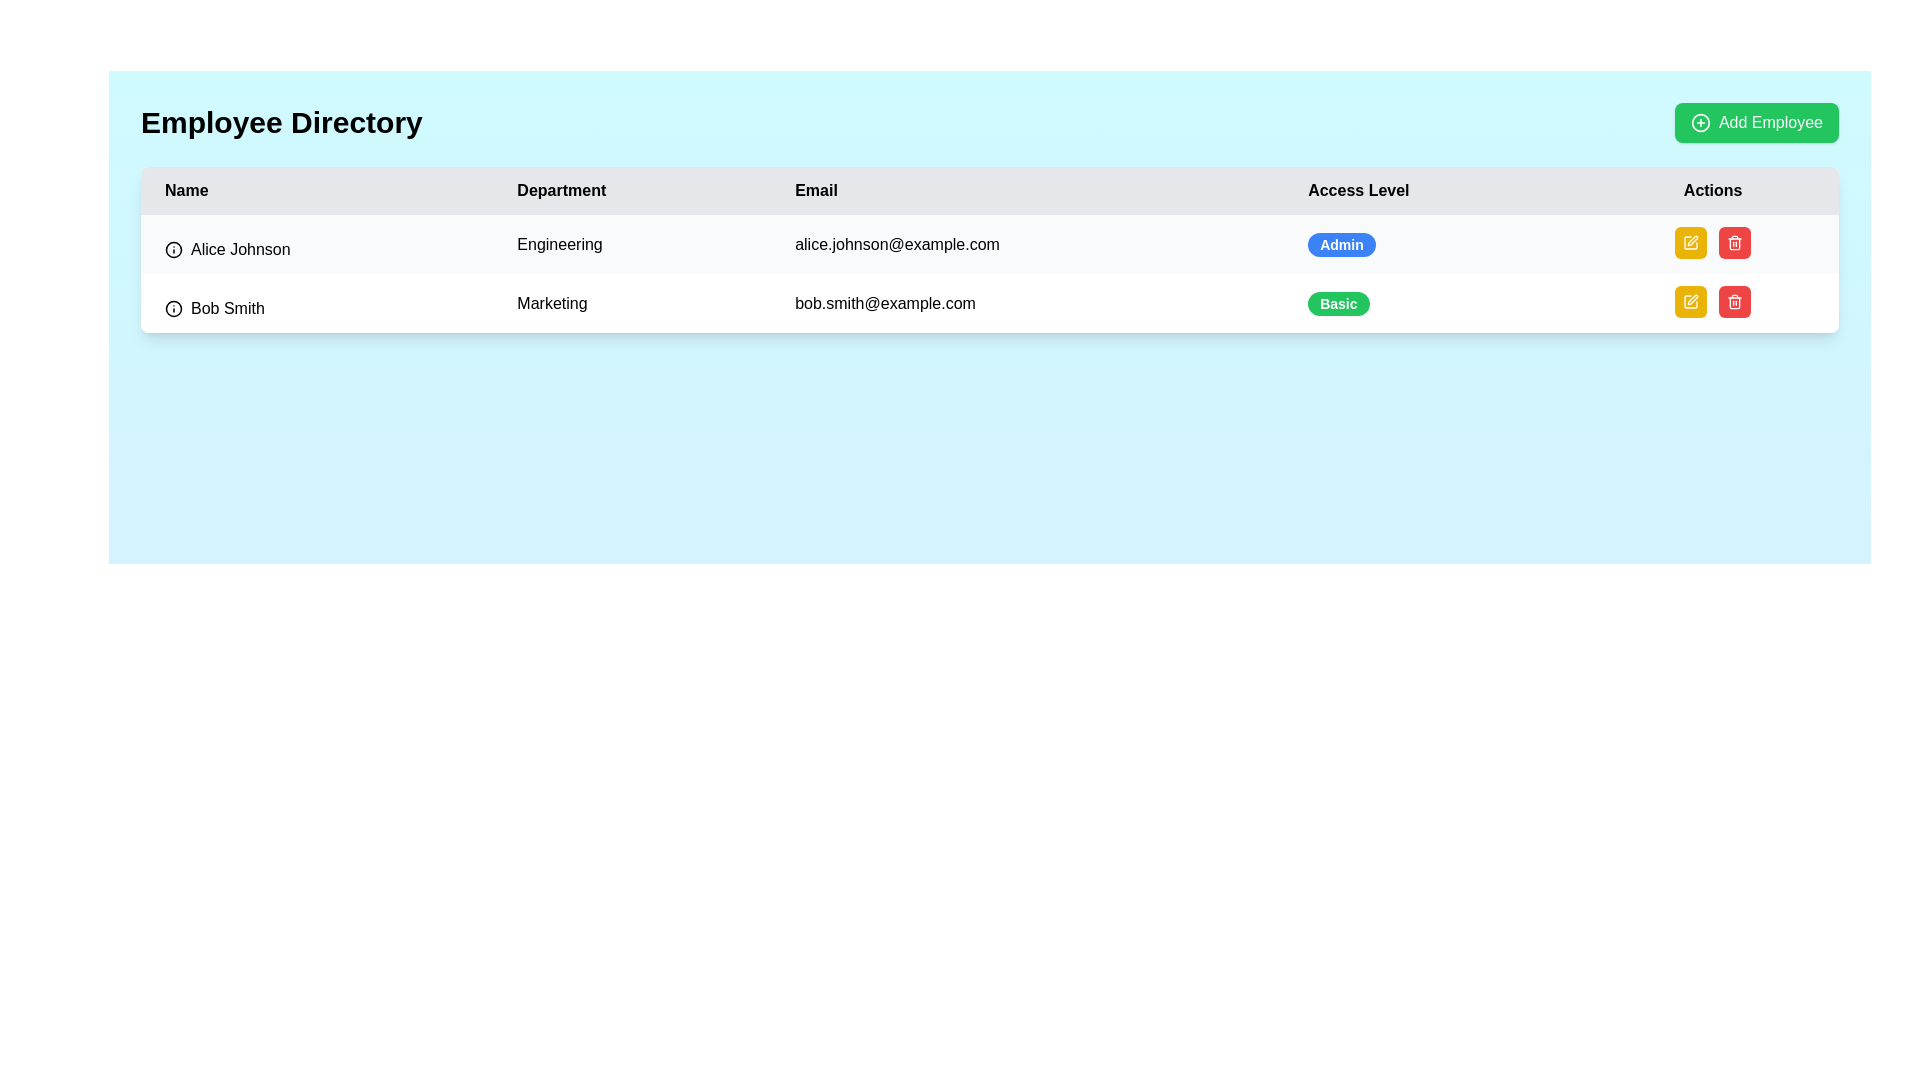 The height and width of the screenshot is (1080, 1920). Describe the element at coordinates (1692, 300) in the screenshot. I see `the SVG icon depicting a pen in the 'Actions' column for 'Bob Smith'` at that location.